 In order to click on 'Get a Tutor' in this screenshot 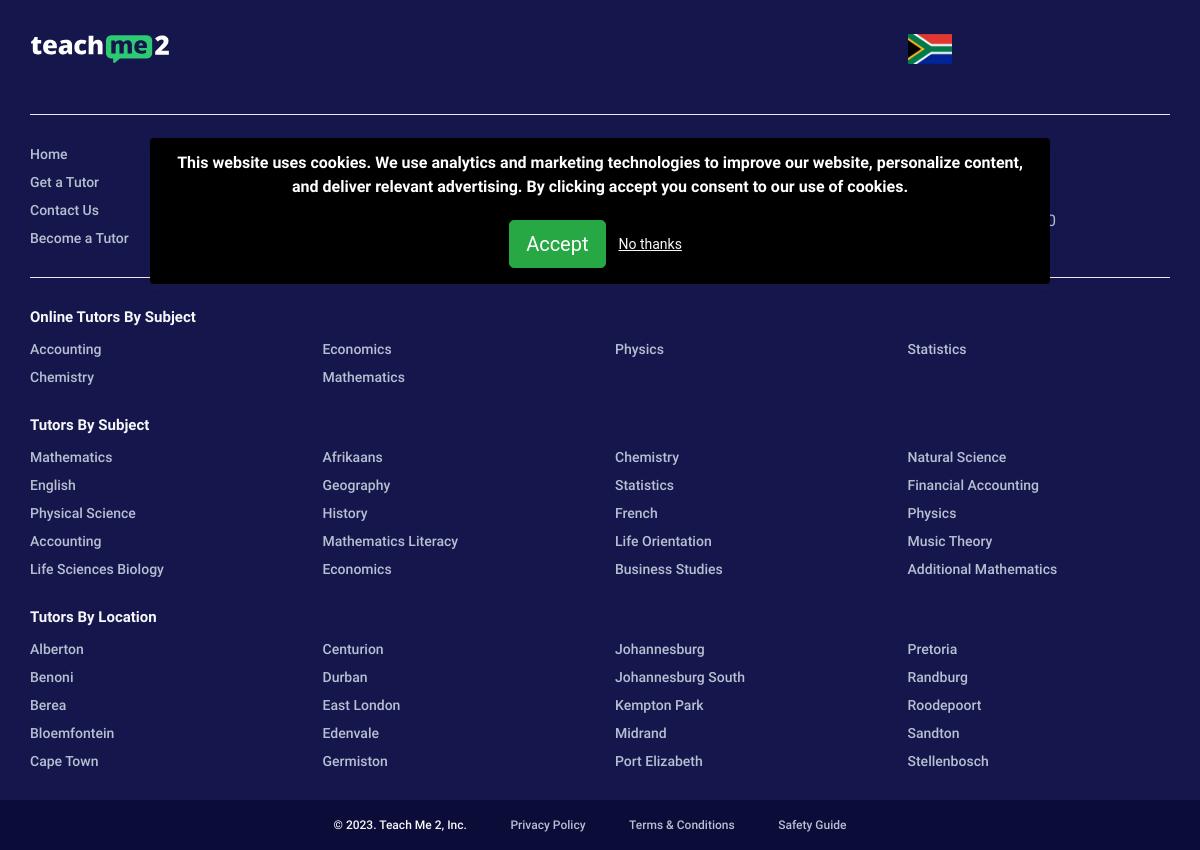, I will do `click(64, 182)`.